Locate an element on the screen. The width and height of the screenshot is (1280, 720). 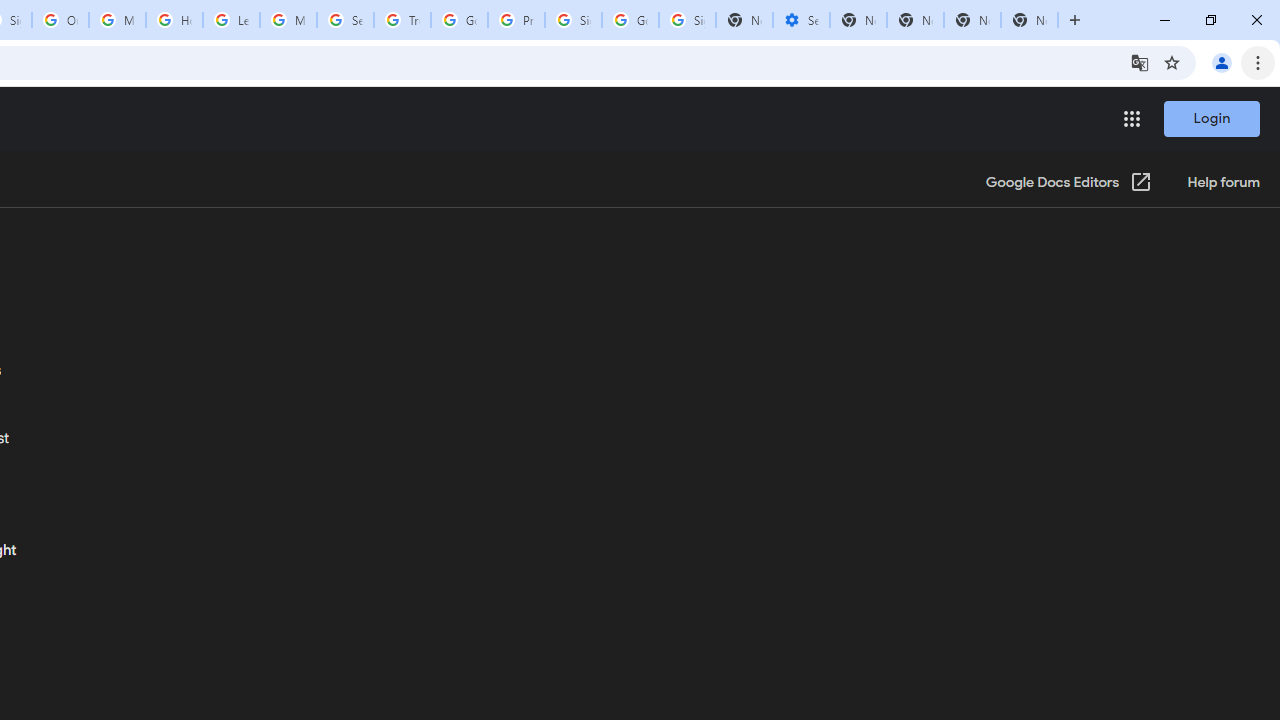
'Translate this page' is located at coordinates (1139, 61).